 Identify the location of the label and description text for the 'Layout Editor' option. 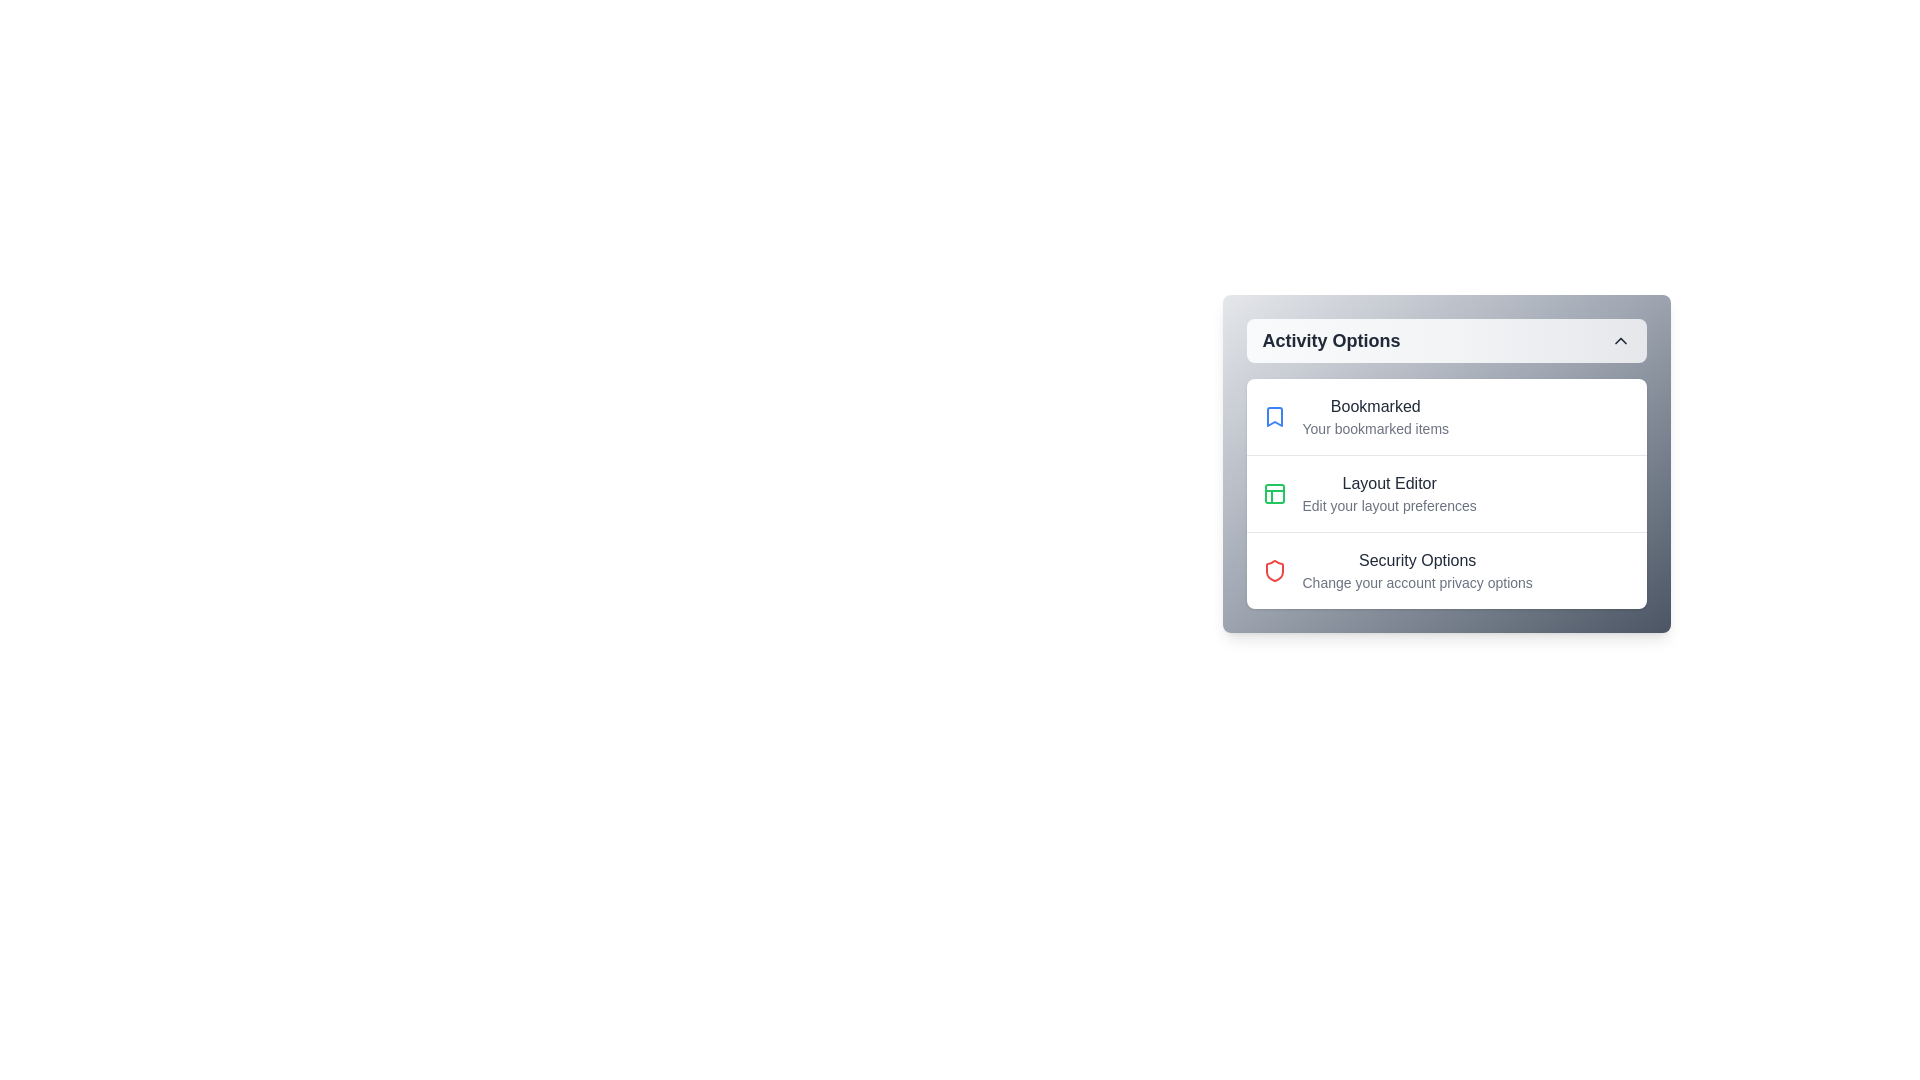
(1387, 493).